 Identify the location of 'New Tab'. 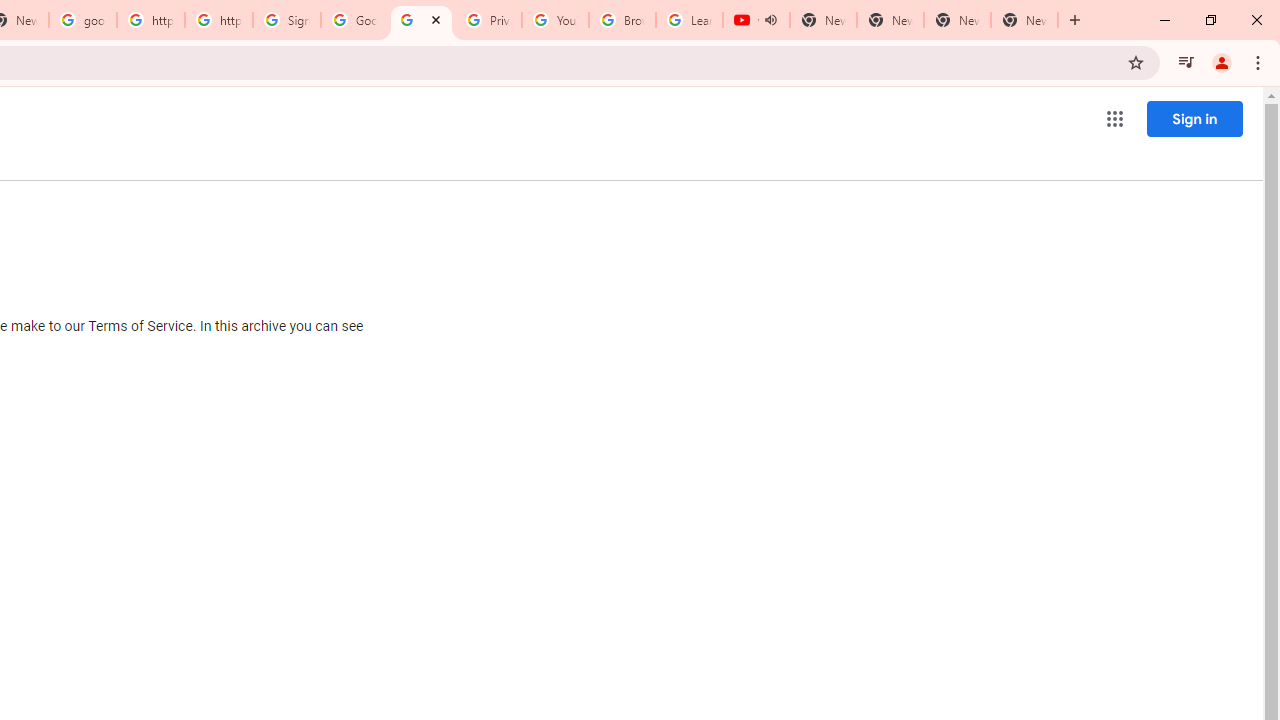
(1024, 20).